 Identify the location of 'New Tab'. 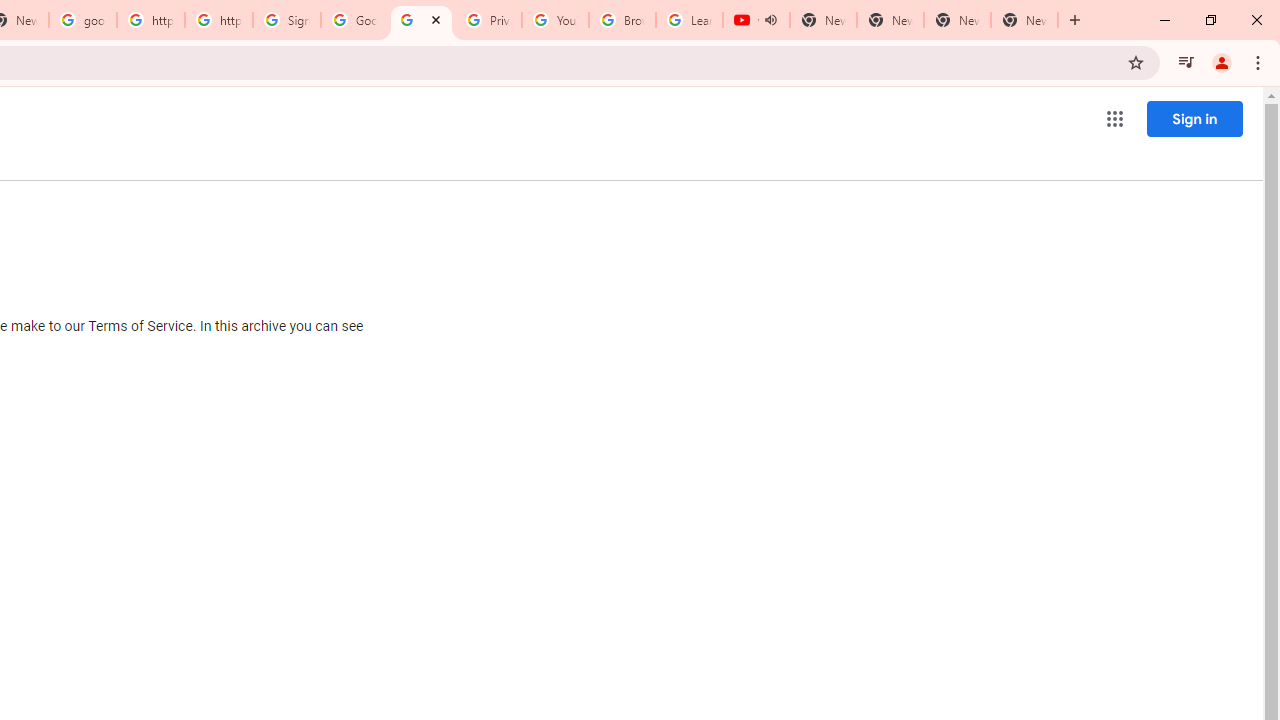
(1024, 20).